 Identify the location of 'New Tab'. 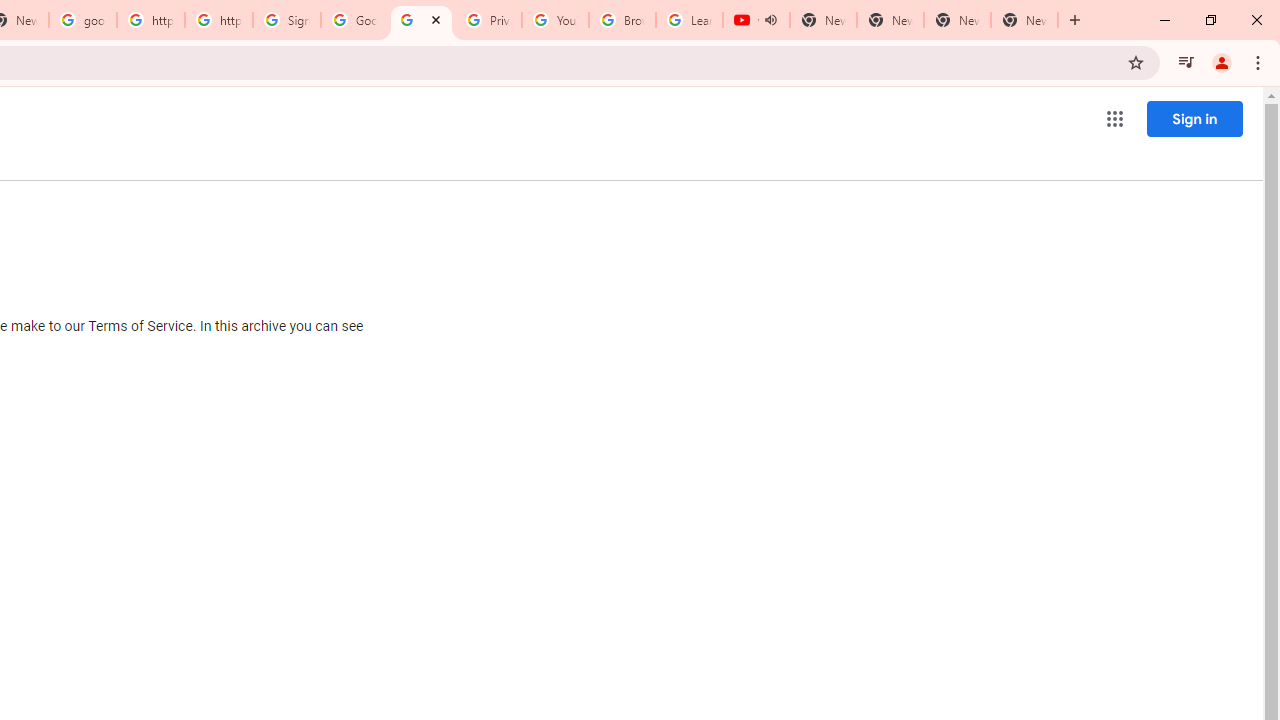
(1024, 20).